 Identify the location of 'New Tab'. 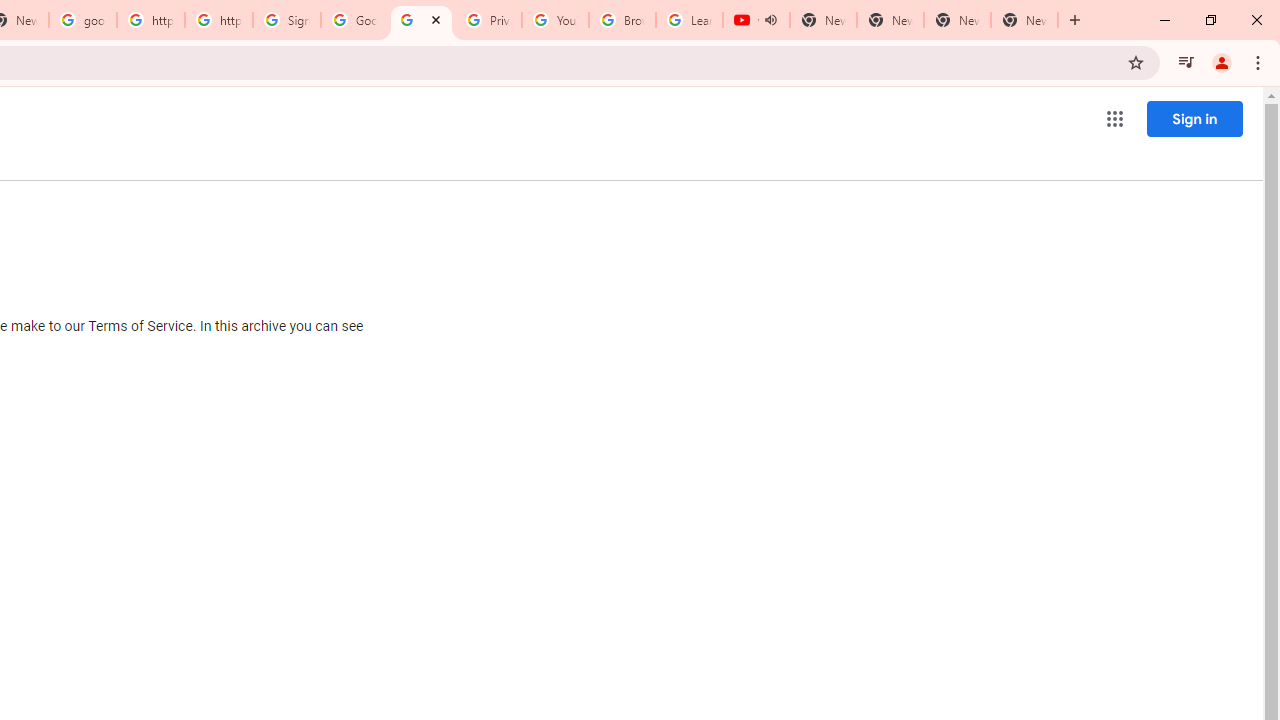
(1024, 20).